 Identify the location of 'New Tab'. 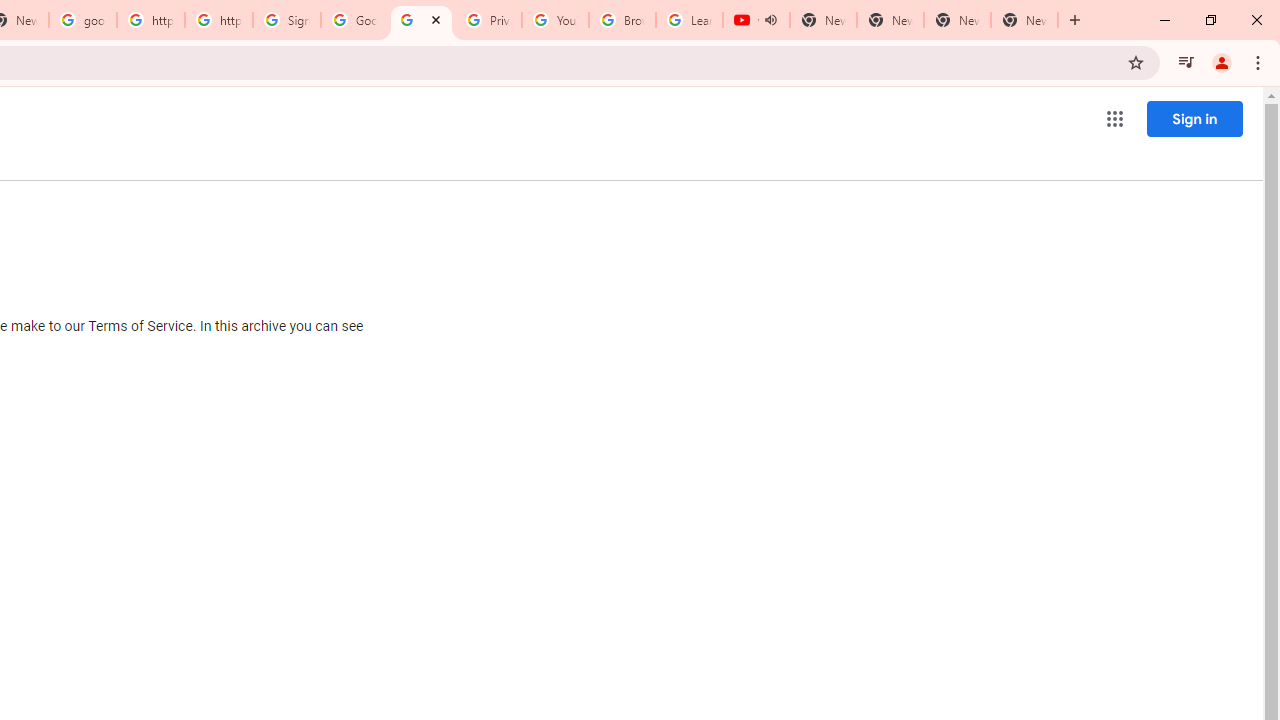
(1024, 20).